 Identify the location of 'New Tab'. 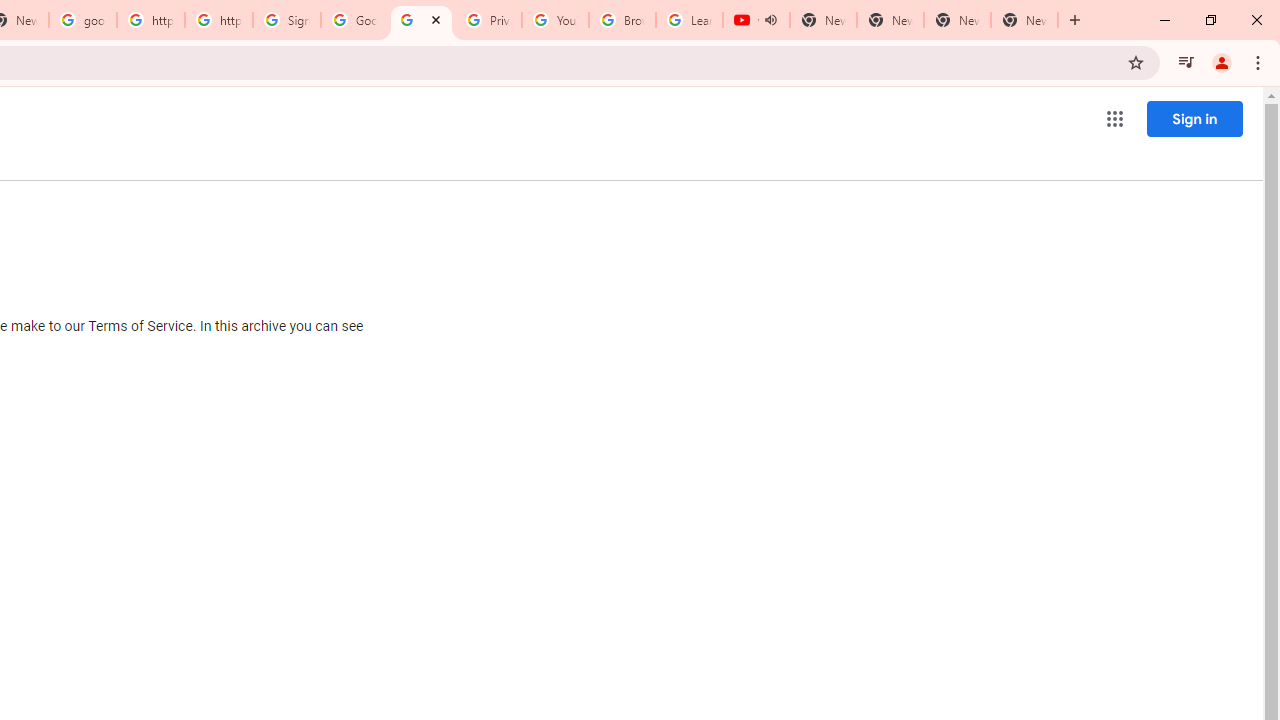
(1024, 20).